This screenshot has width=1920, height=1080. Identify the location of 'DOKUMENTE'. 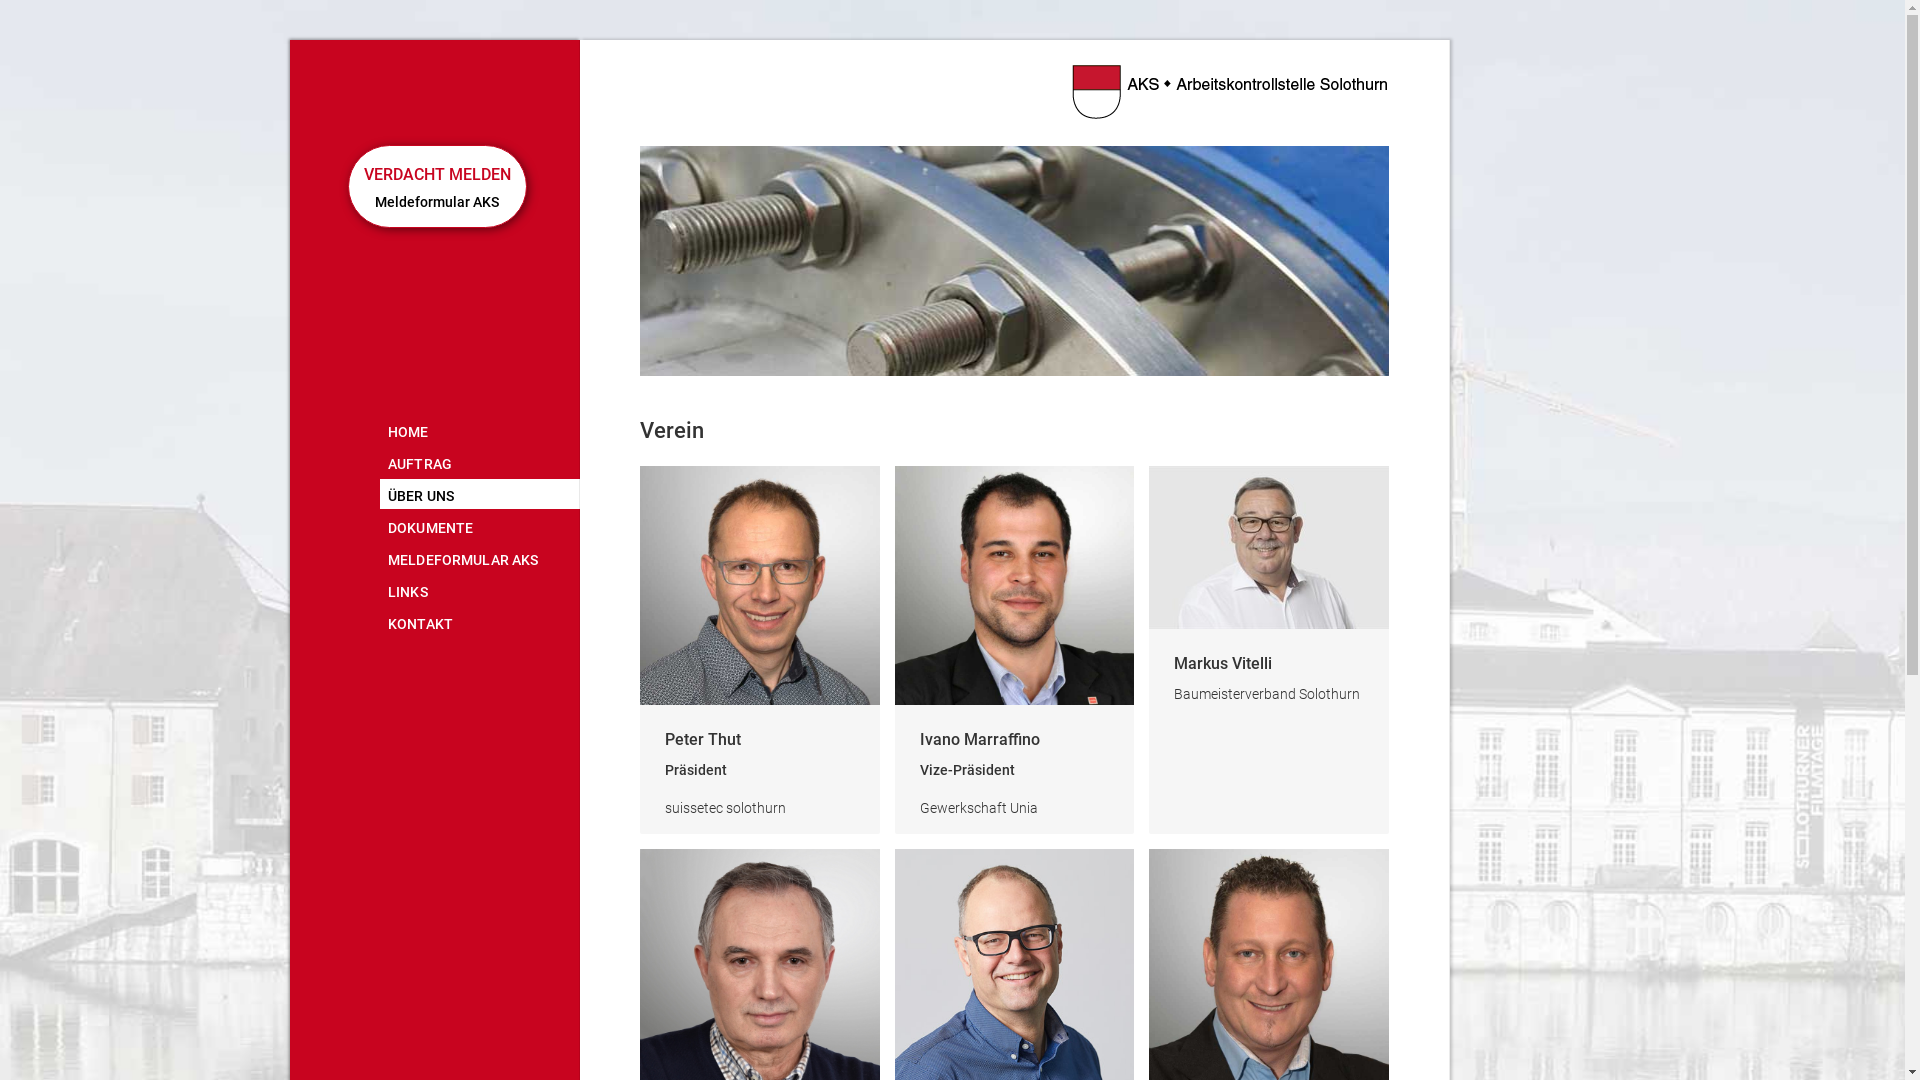
(480, 524).